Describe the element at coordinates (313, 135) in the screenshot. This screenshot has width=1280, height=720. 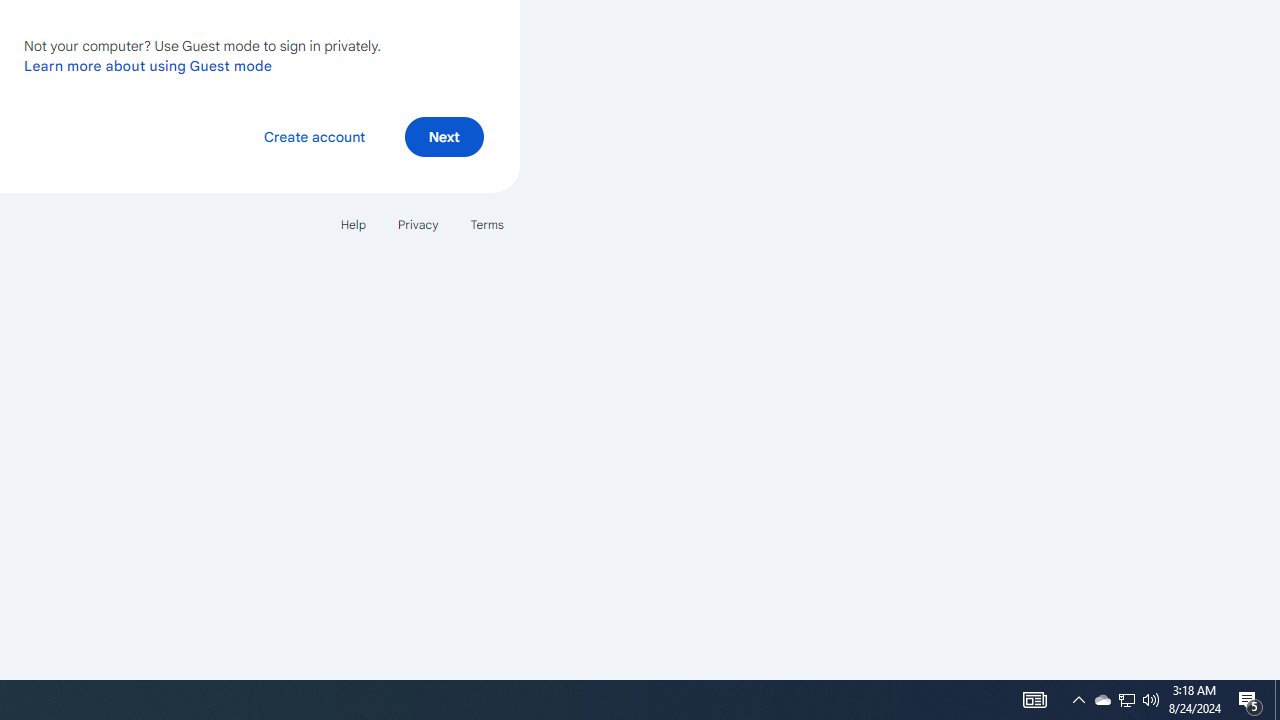
I see `'Create account'` at that location.